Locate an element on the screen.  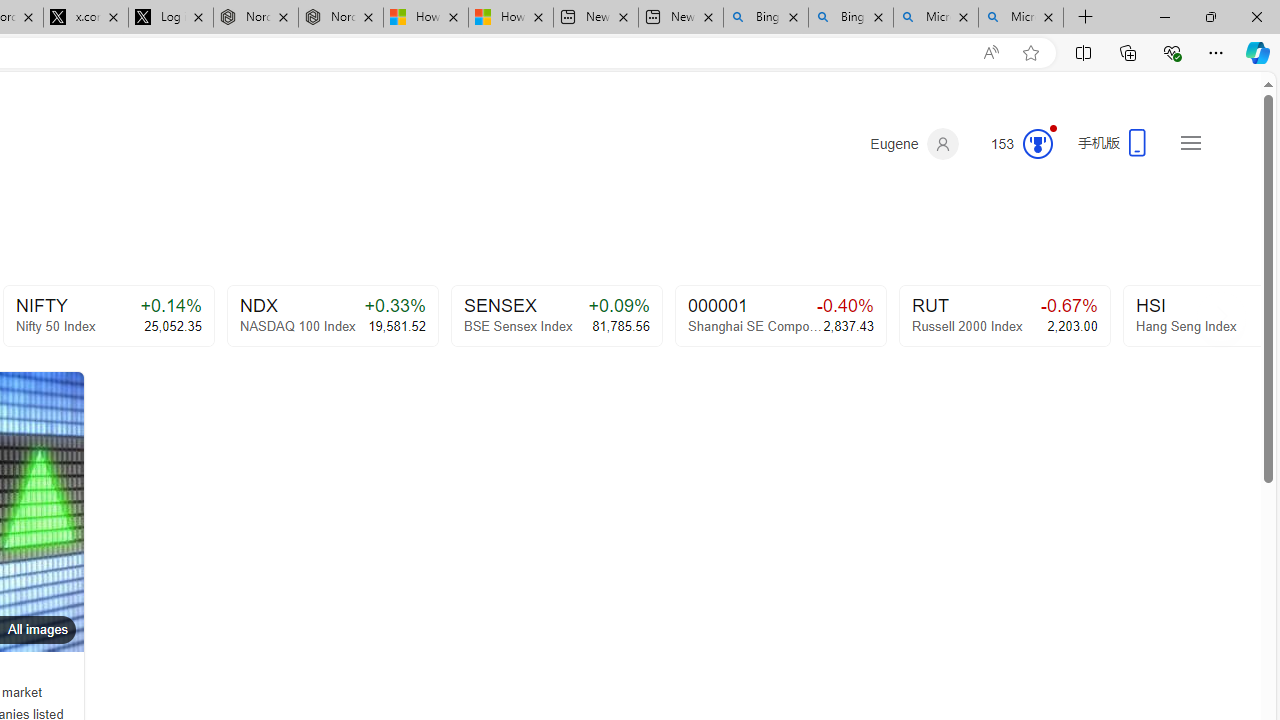
'Microsoft Rewards 153' is located at coordinates (1014, 143).